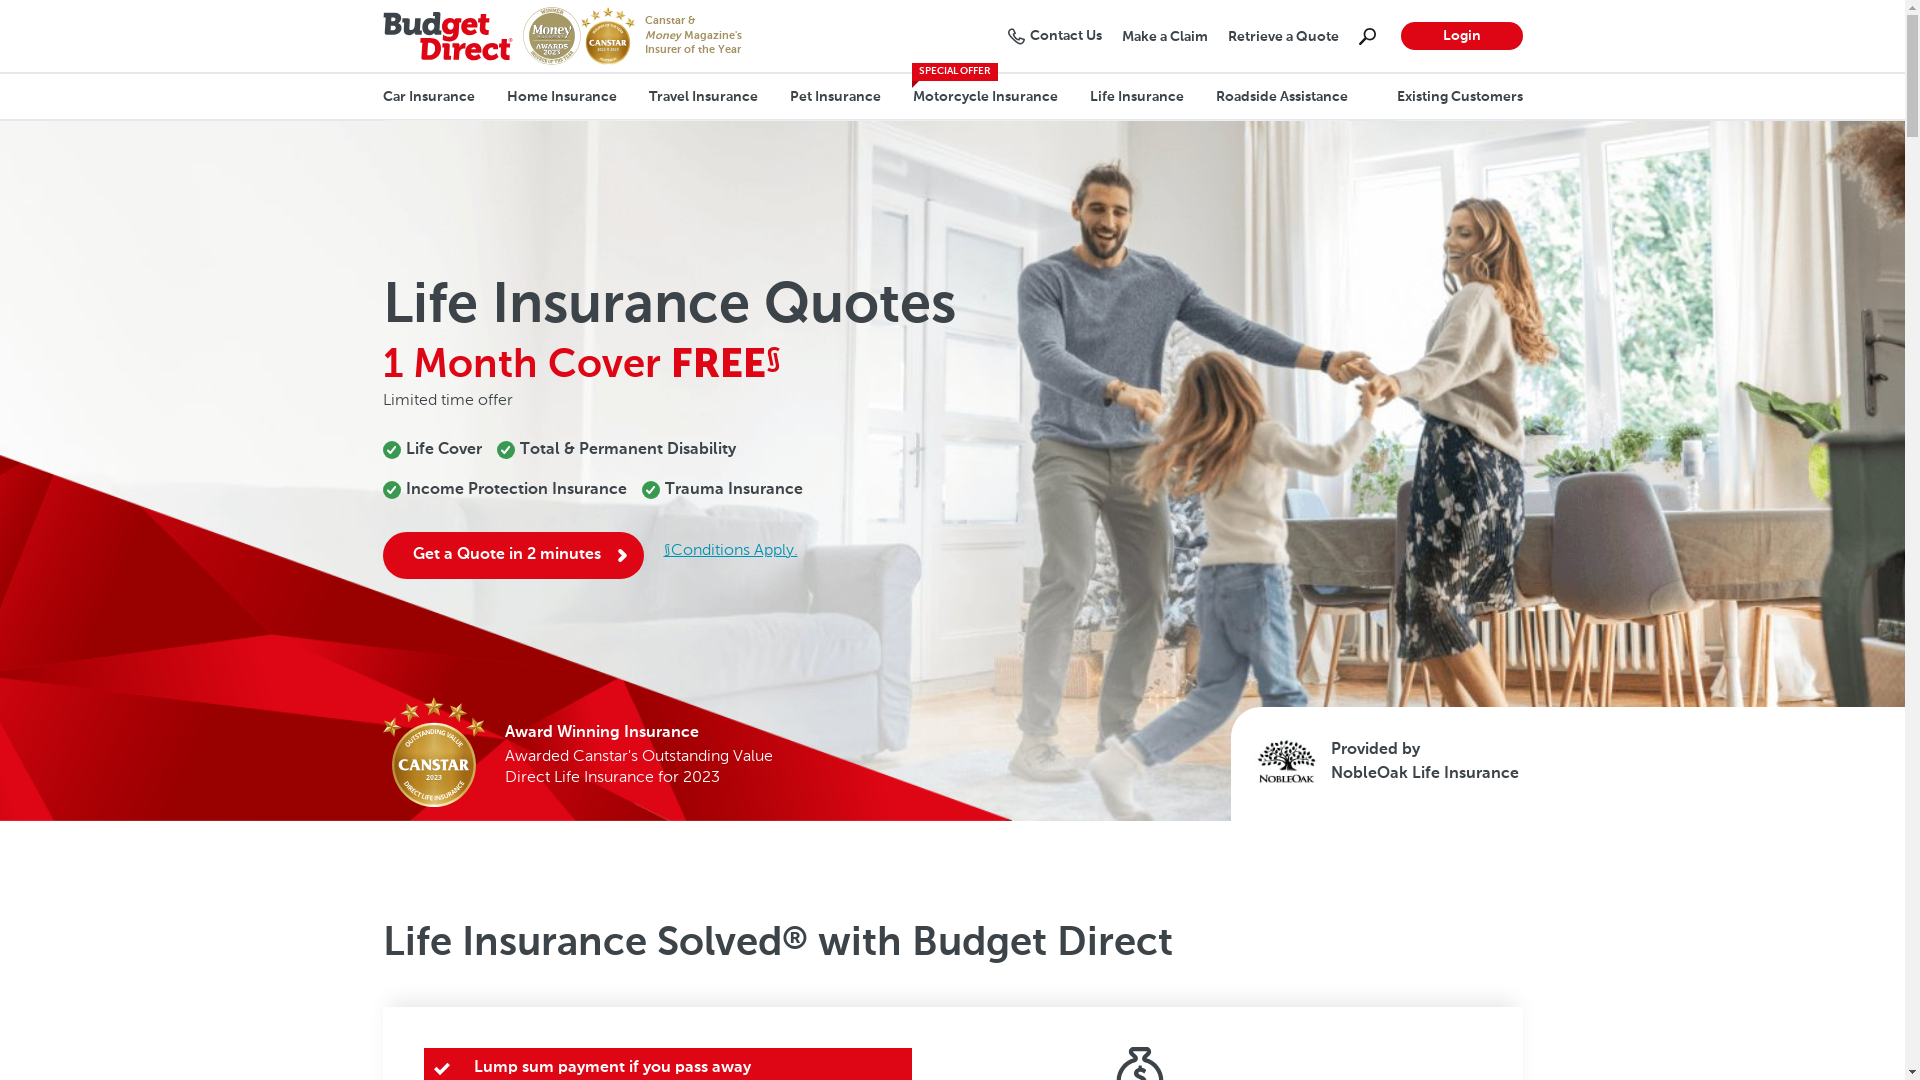  I want to click on 'Car Insurance', so click(382, 97).